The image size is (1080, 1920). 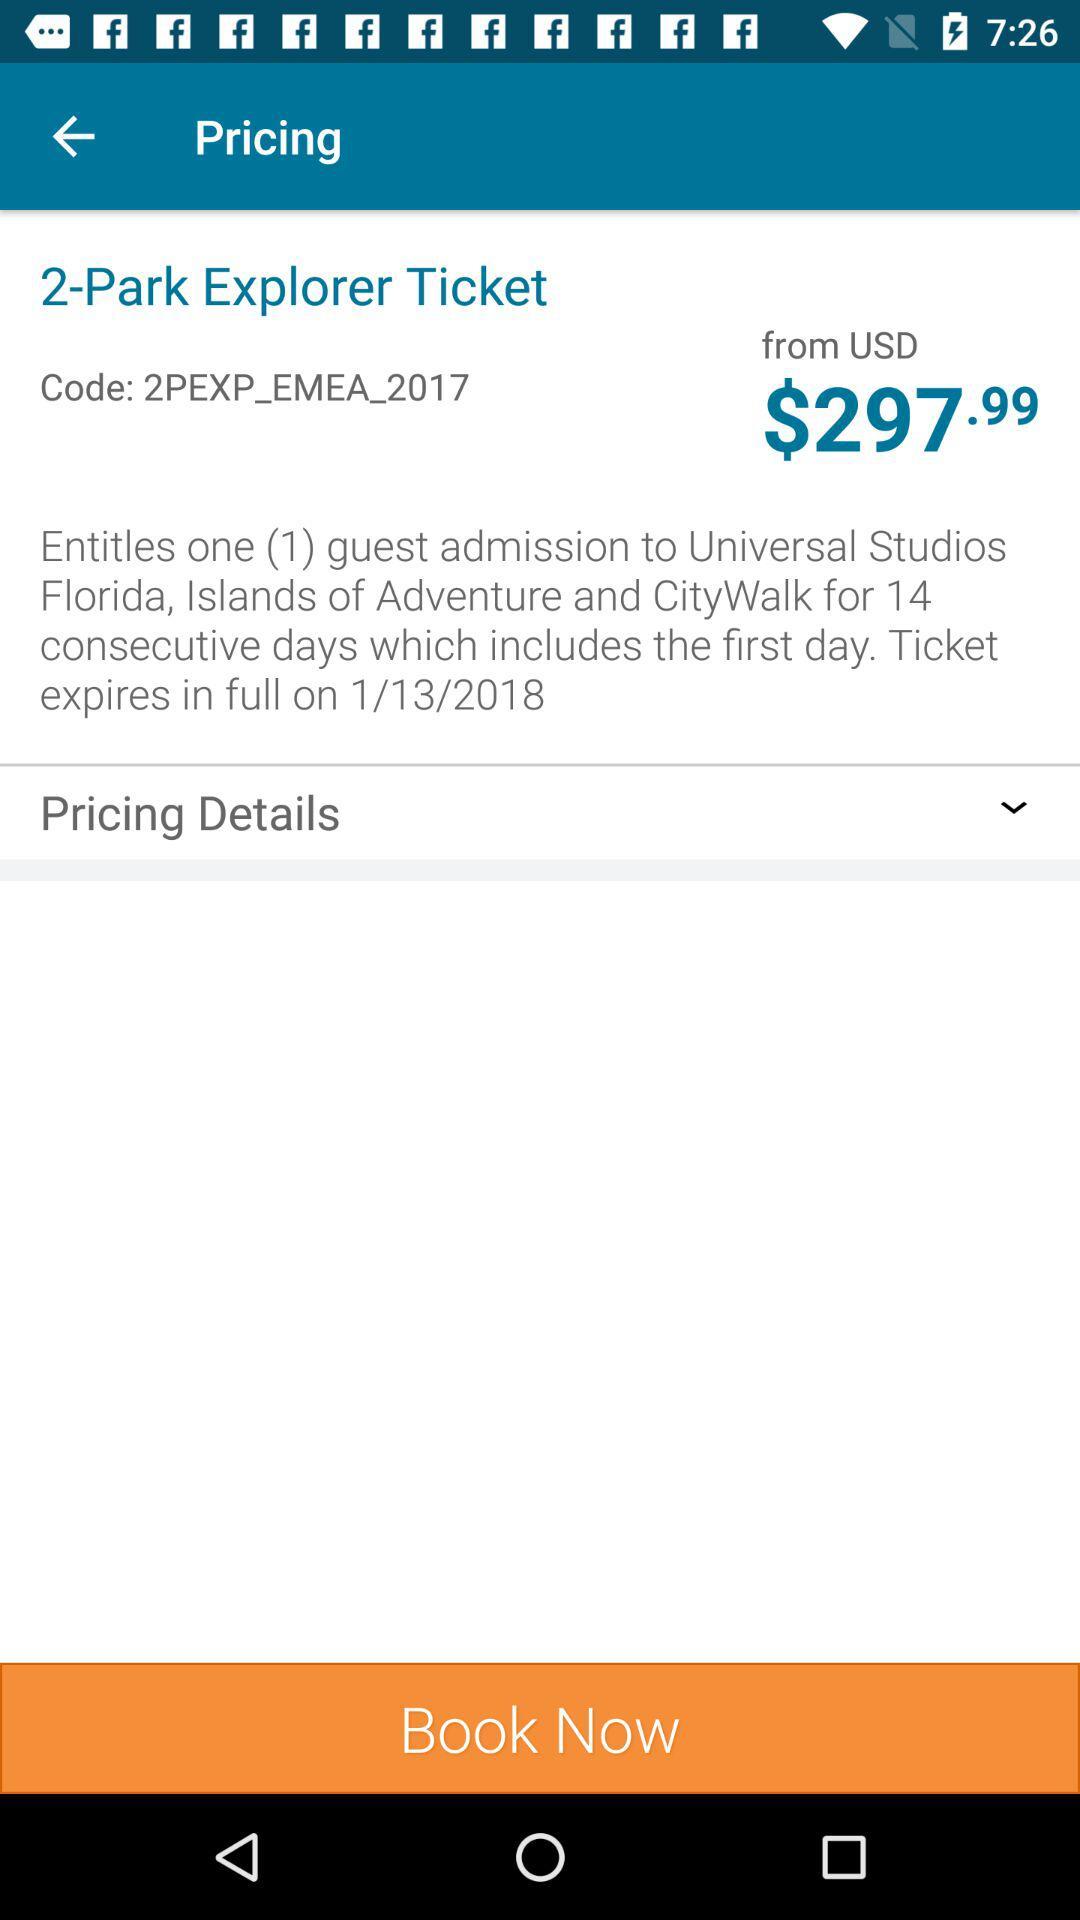 What do you see at coordinates (540, 763) in the screenshot?
I see `the item below the entitles one 1 item` at bounding box center [540, 763].